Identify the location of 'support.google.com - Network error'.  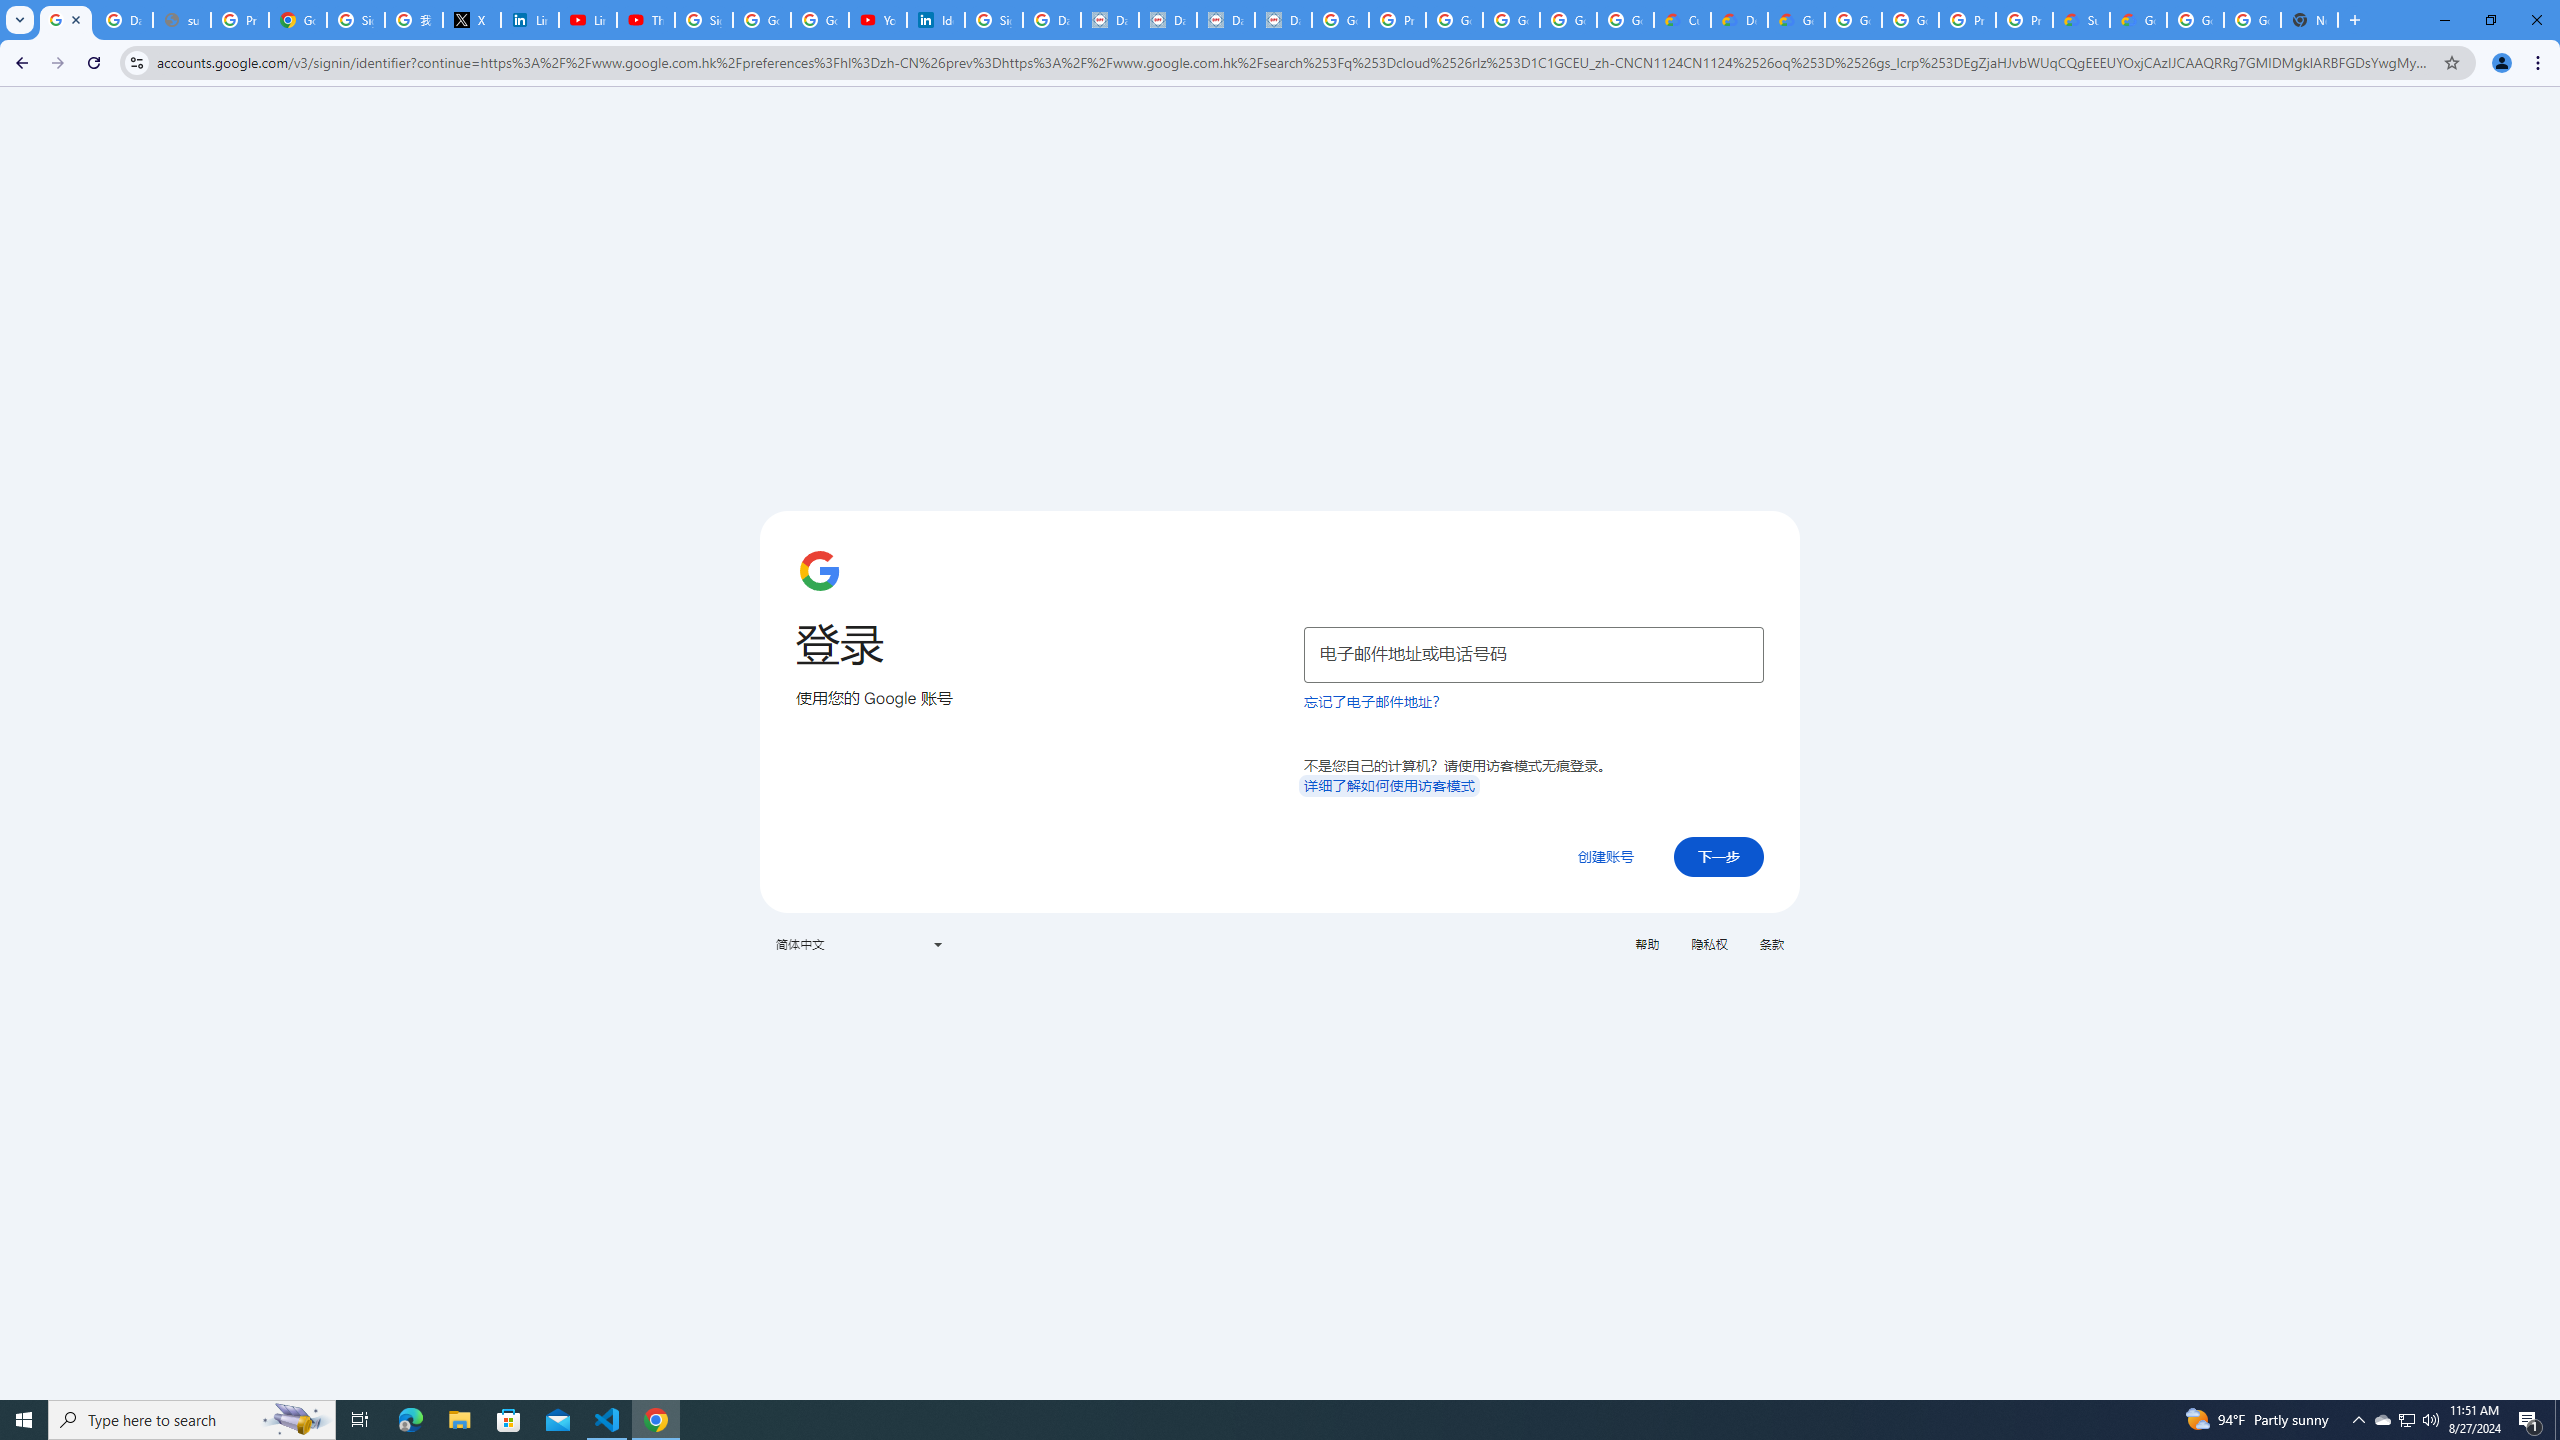
(180, 19).